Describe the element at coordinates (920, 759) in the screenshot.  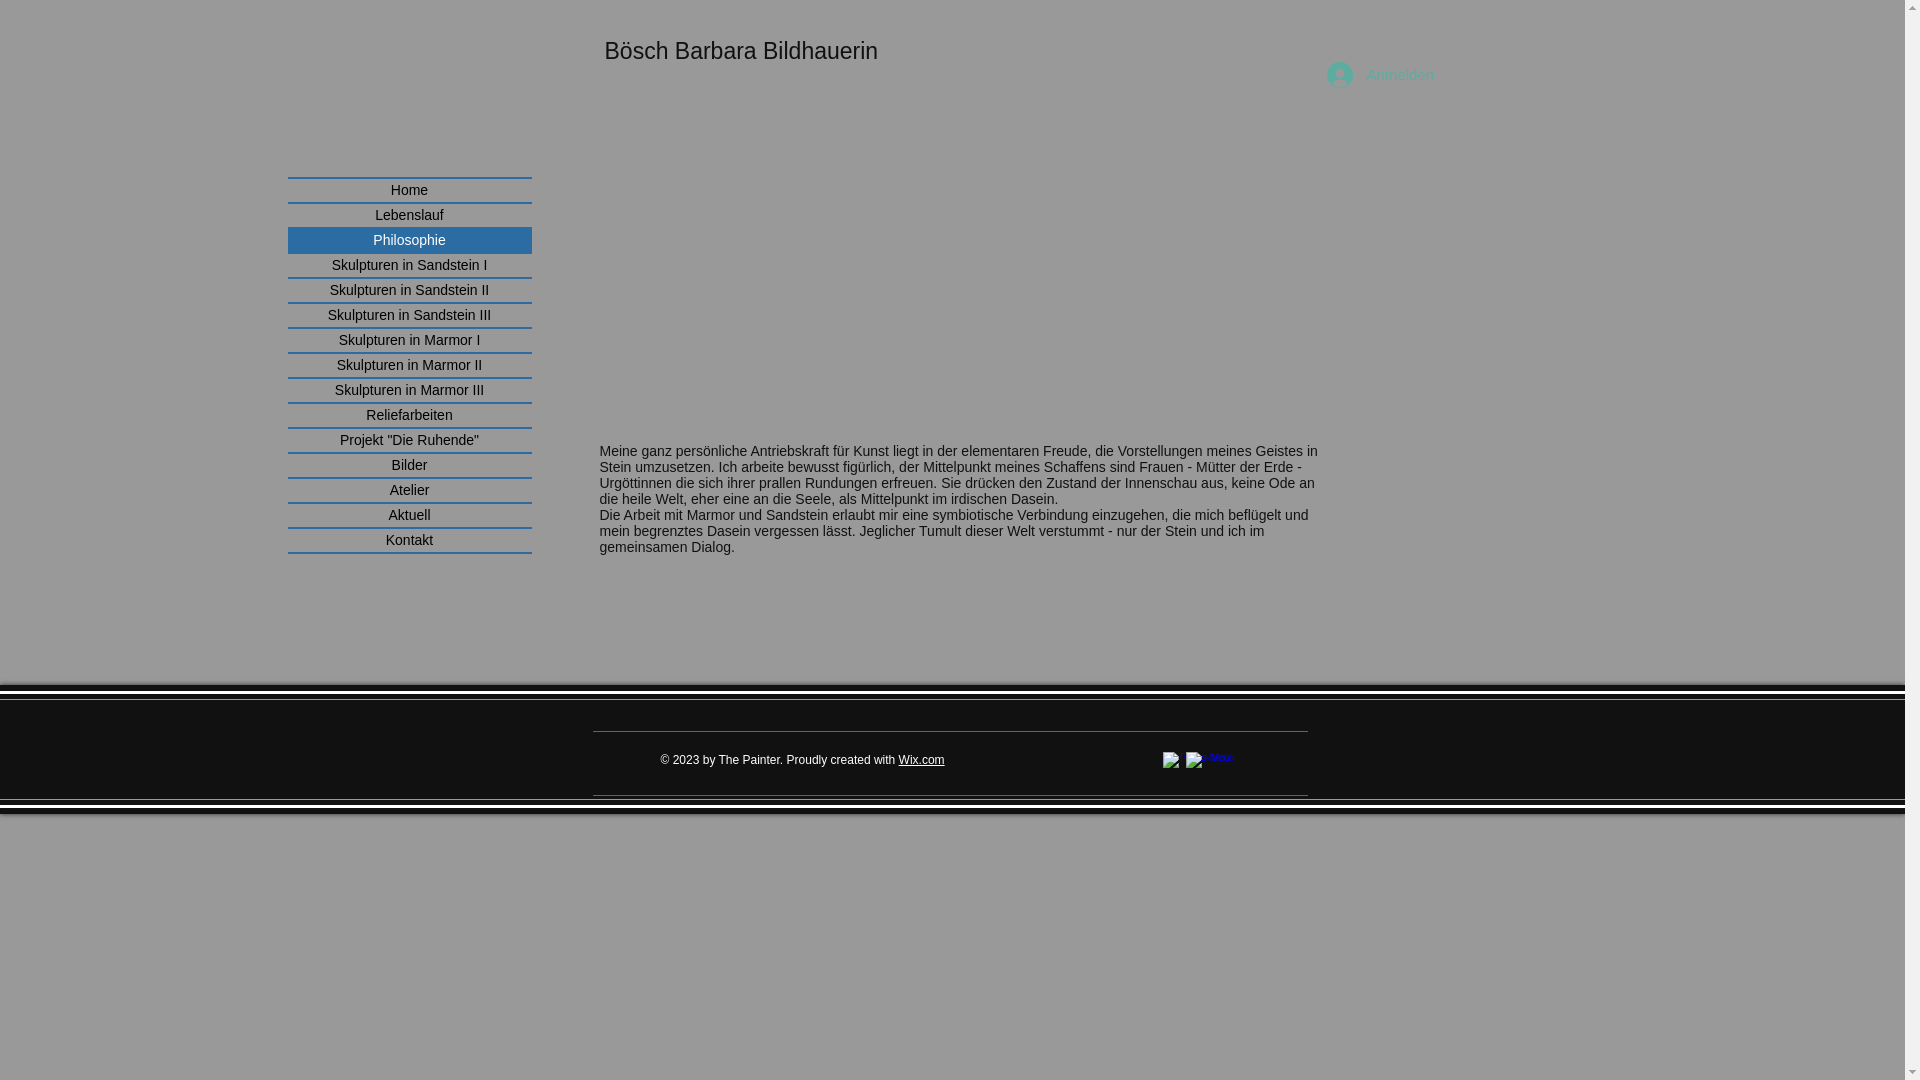
I see `'Wix.com'` at that location.